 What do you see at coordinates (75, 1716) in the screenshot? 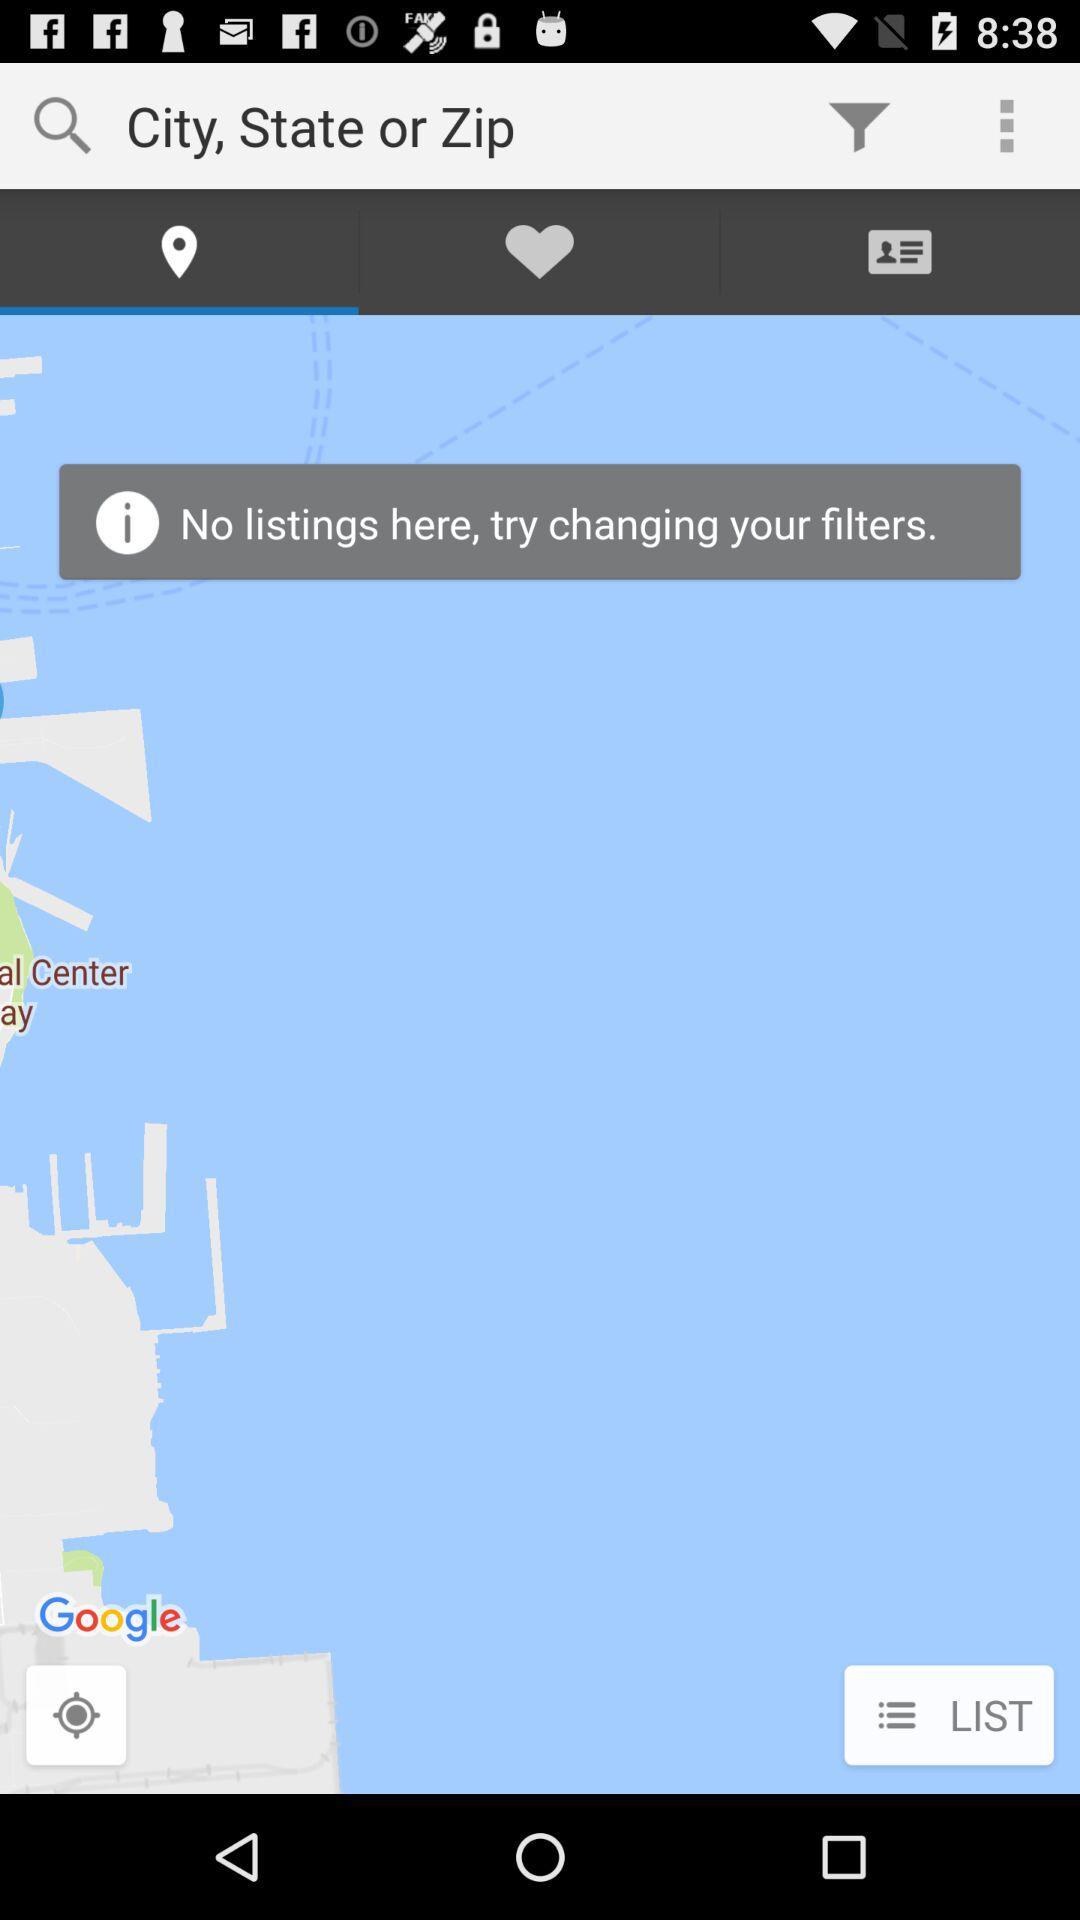
I see `the item next to list icon` at bounding box center [75, 1716].